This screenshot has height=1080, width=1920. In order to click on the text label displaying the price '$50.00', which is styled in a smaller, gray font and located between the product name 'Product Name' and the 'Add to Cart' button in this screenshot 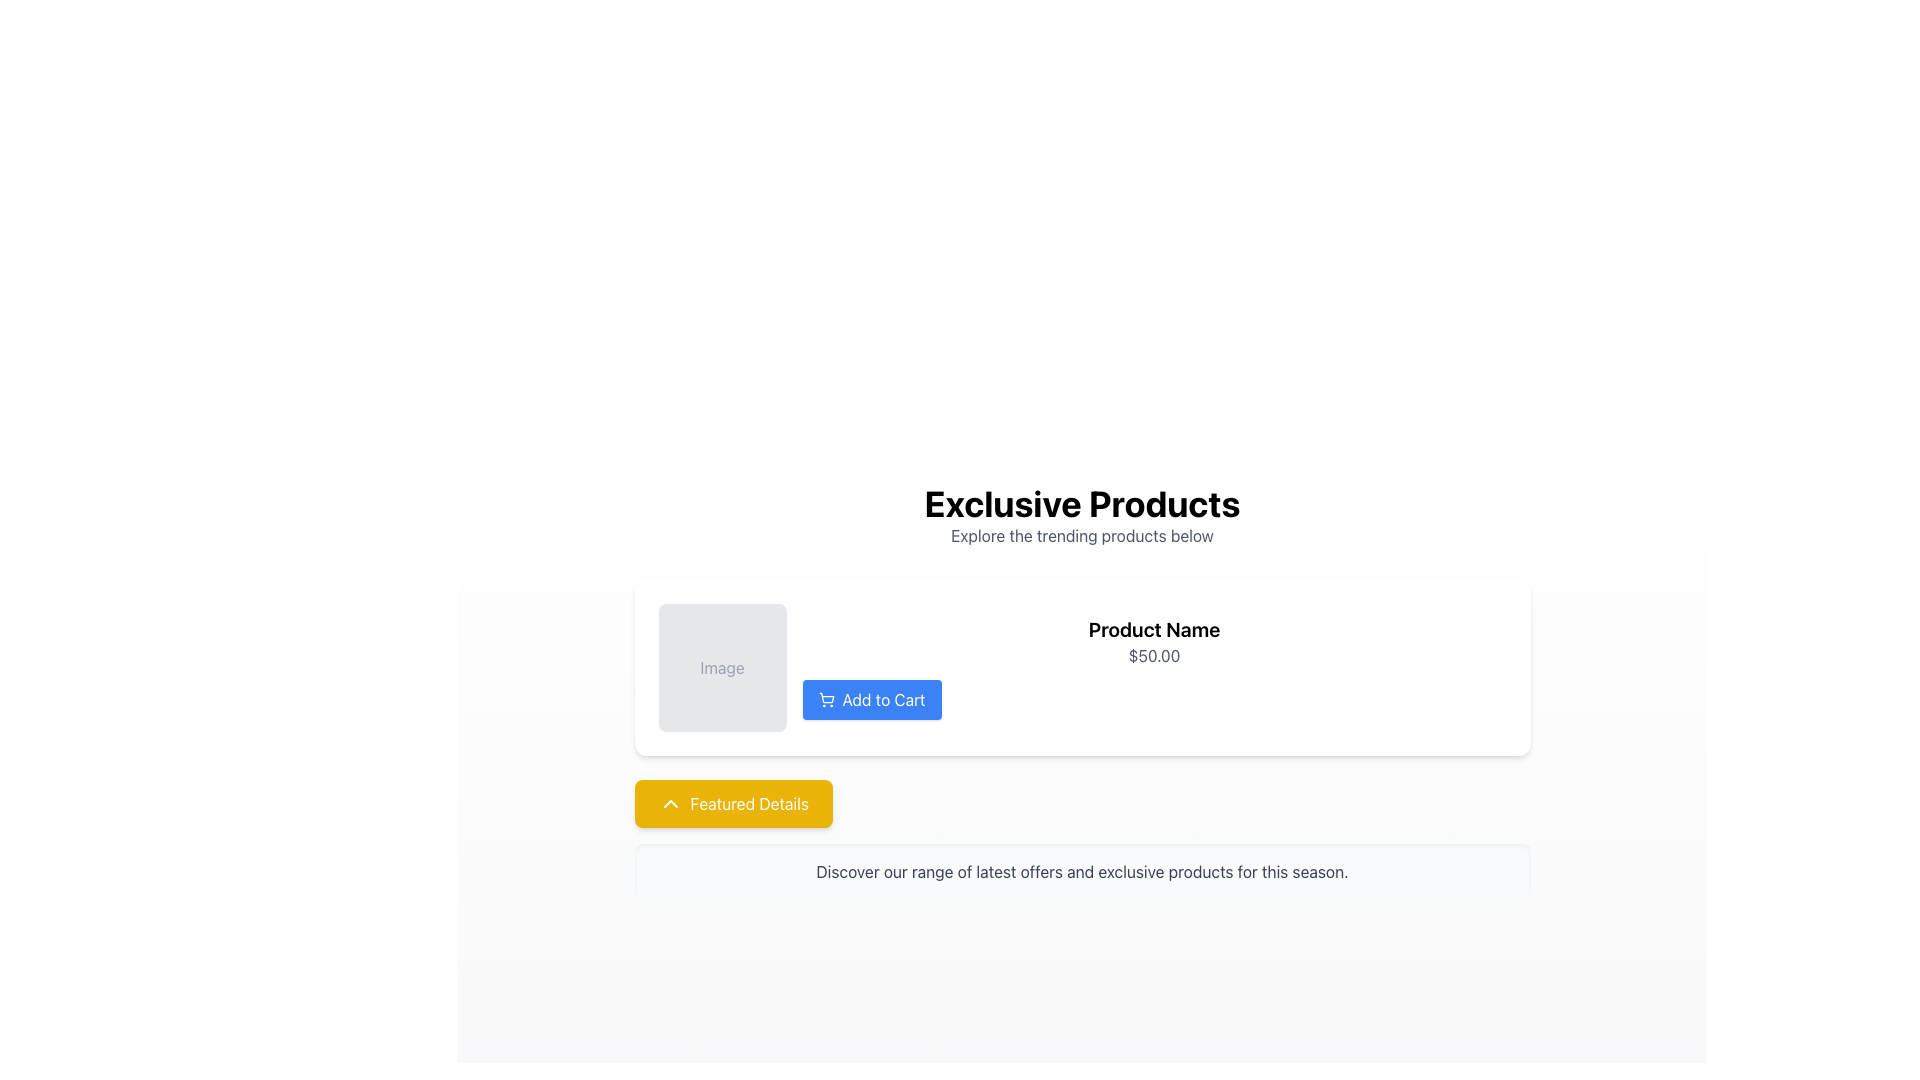, I will do `click(1154, 655)`.